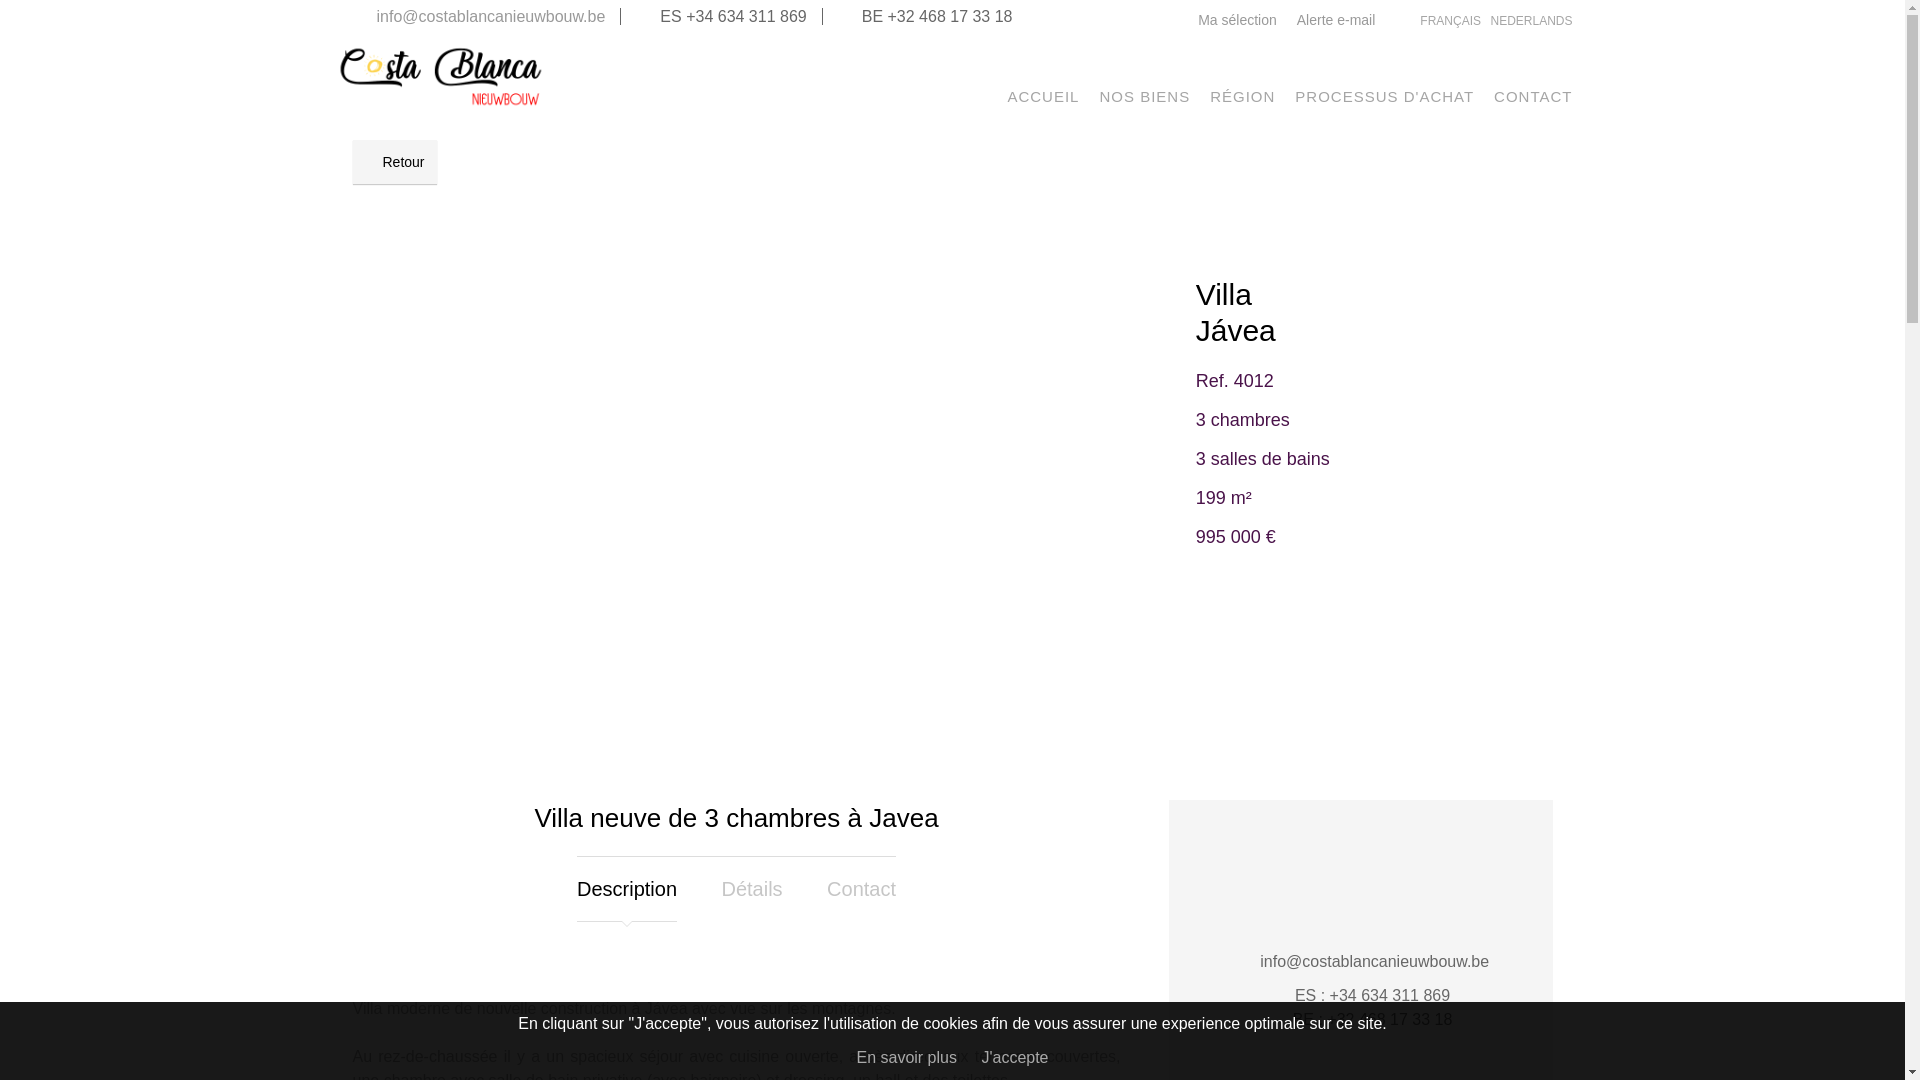  I want to click on 'PROCESSUS D'ACHAT', so click(1383, 96).